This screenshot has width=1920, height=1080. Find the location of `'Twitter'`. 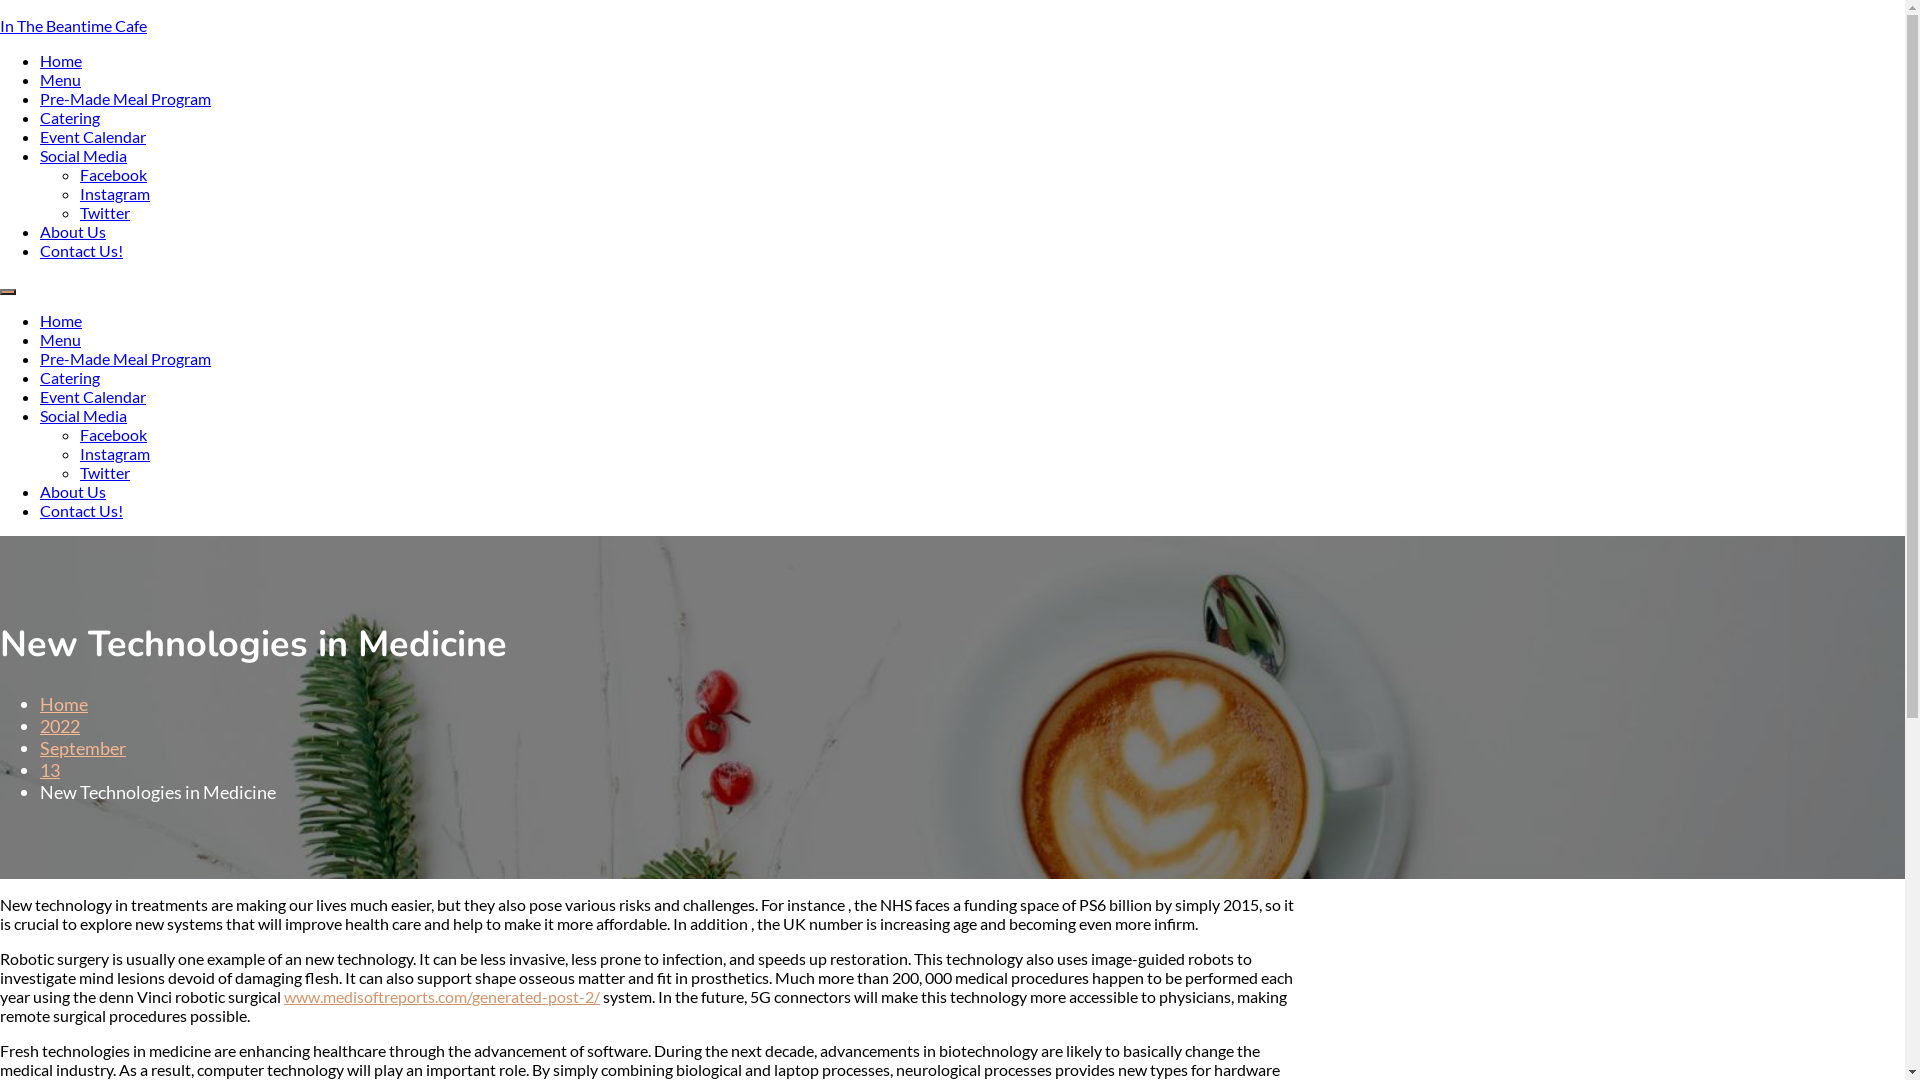

'Twitter' is located at coordinates (80, 472).